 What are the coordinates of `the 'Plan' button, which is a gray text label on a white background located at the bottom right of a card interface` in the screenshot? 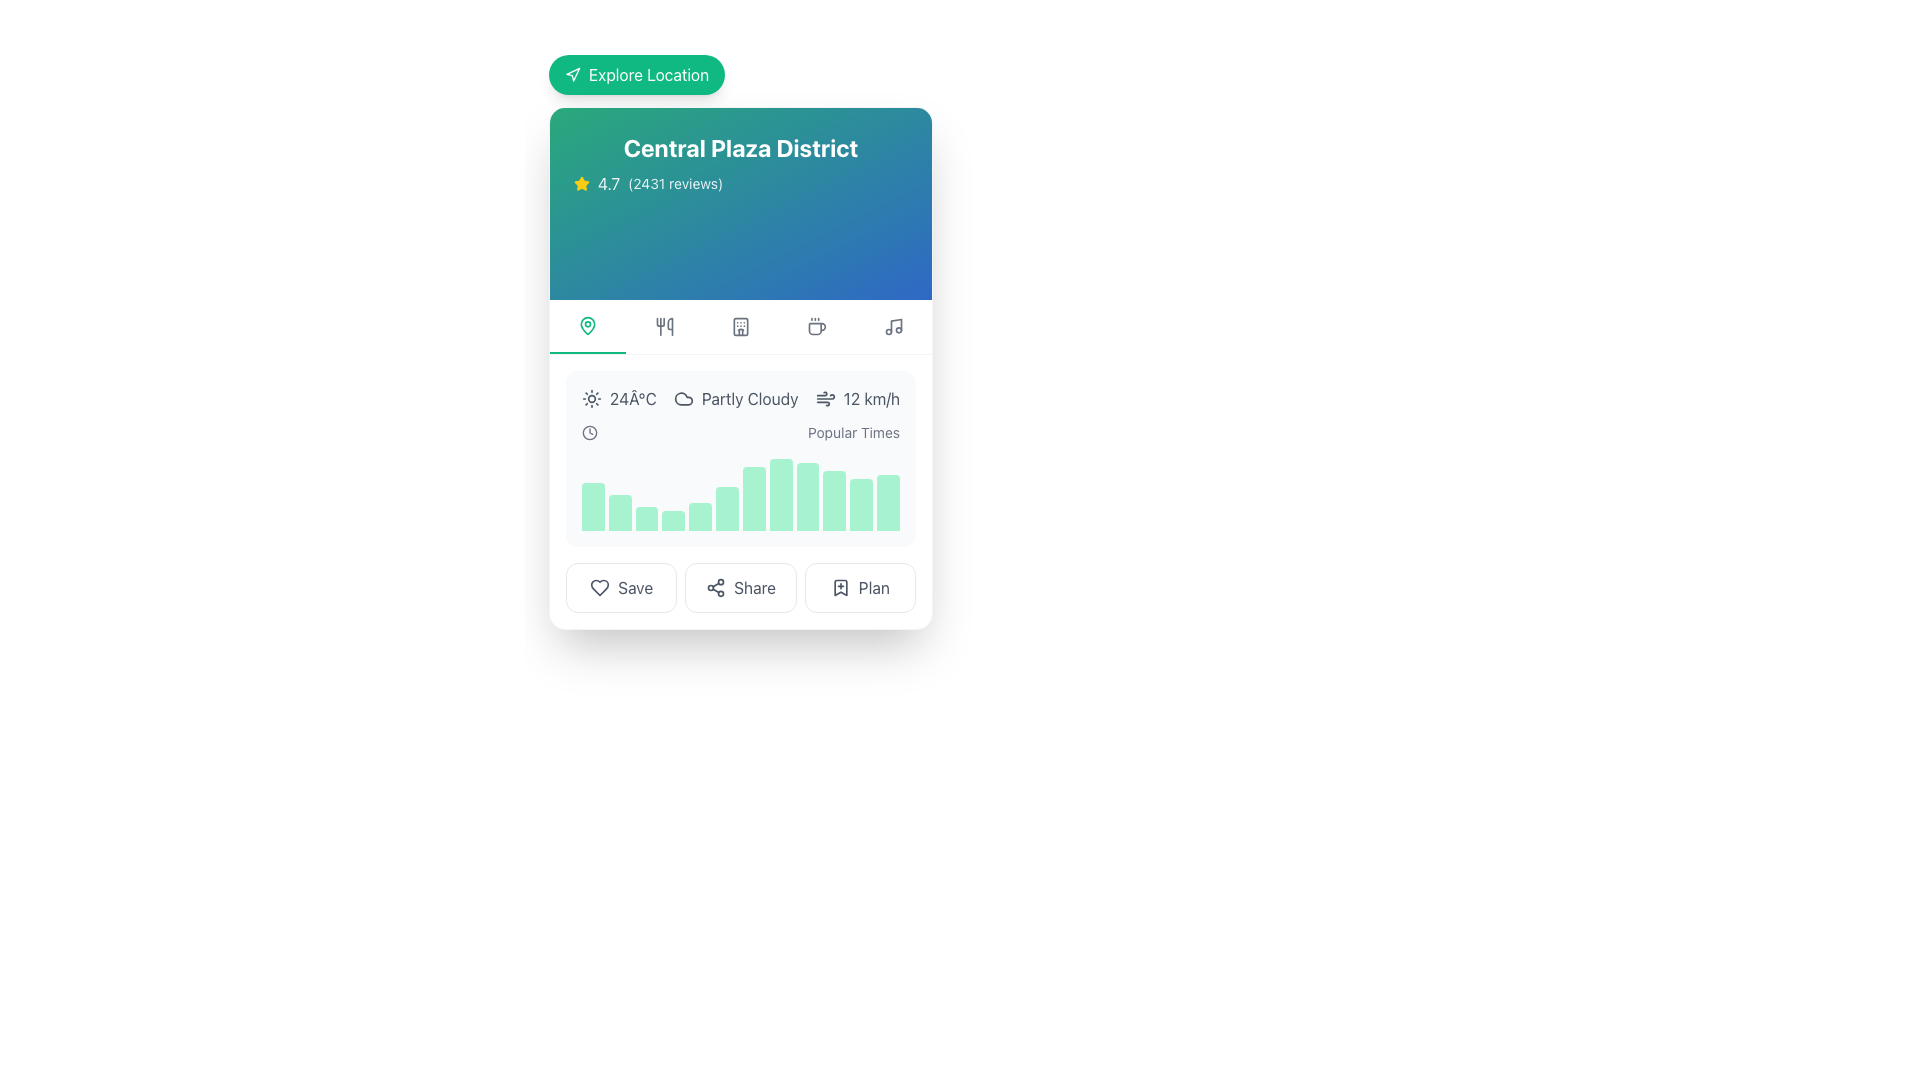 It's located at (874, 586).